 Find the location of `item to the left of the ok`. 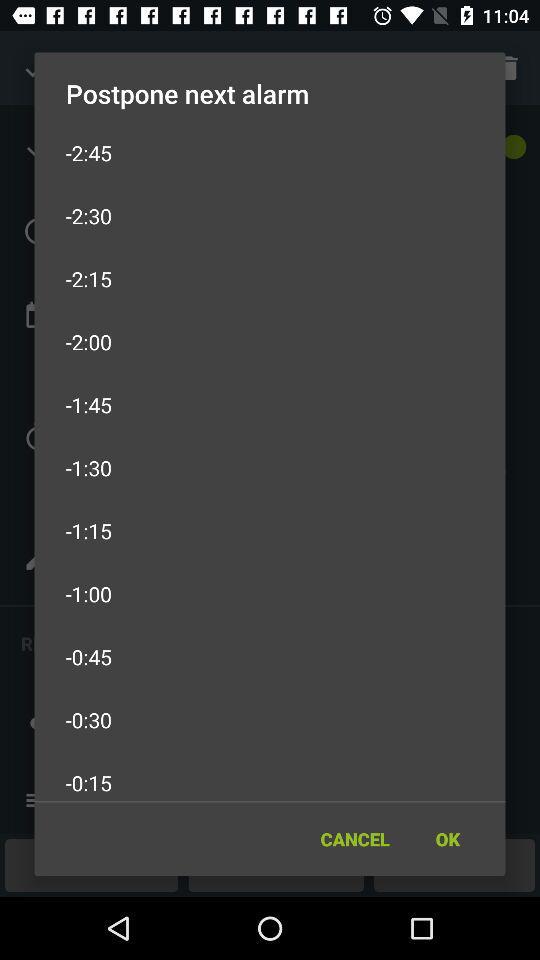

item to the left of the ok is located at coordinates (354, 839).